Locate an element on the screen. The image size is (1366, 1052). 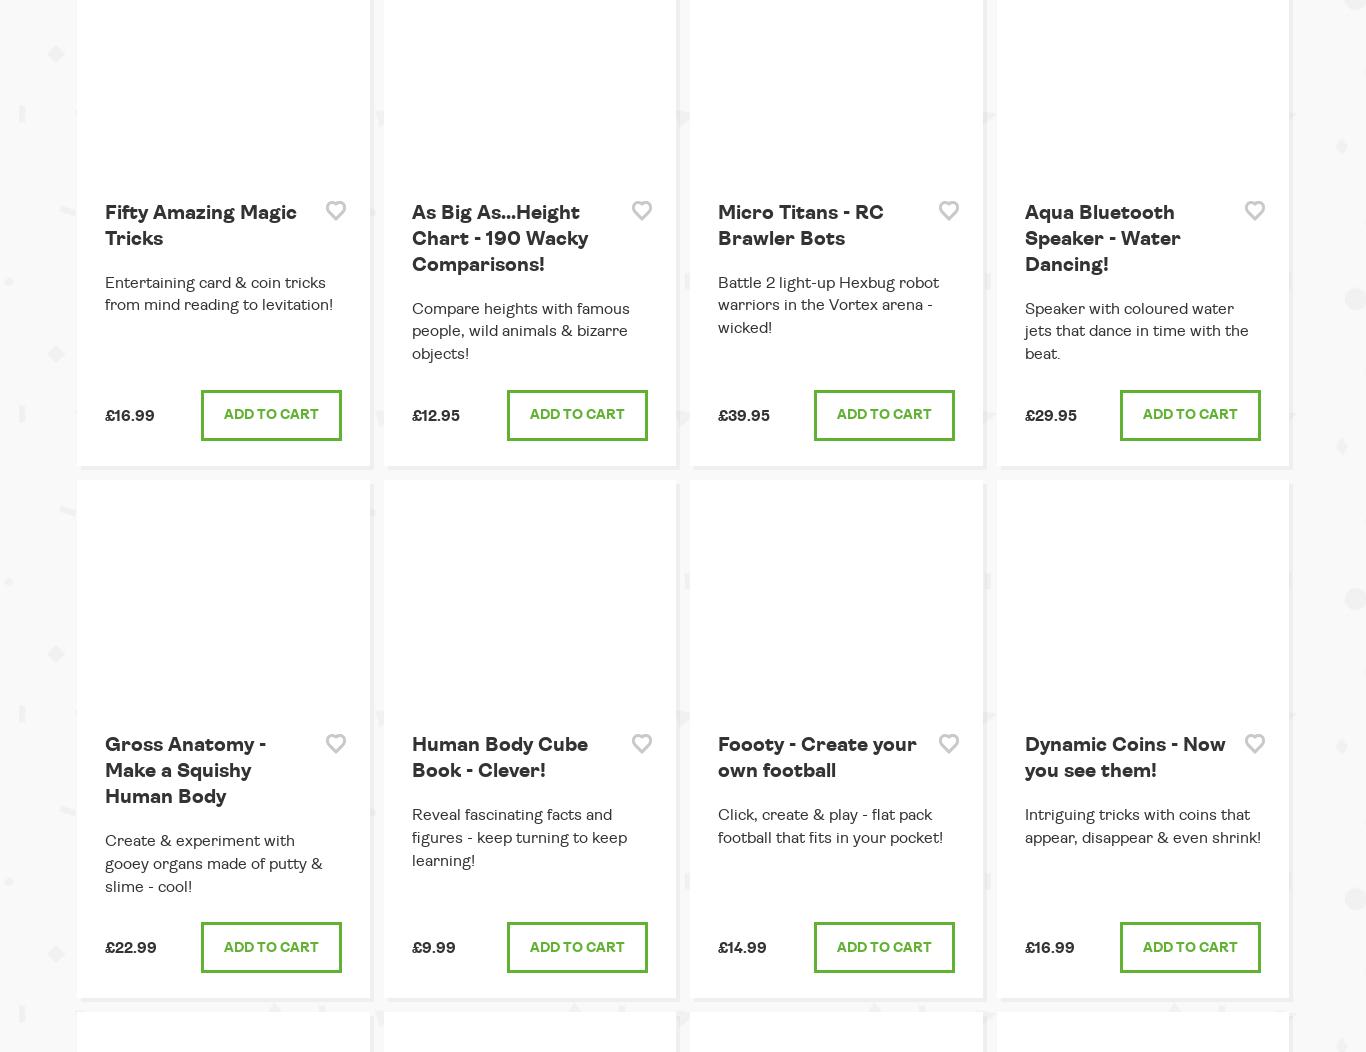
'Dynamic Coins - Now you see them!' is located at coordinates (1123, 756).